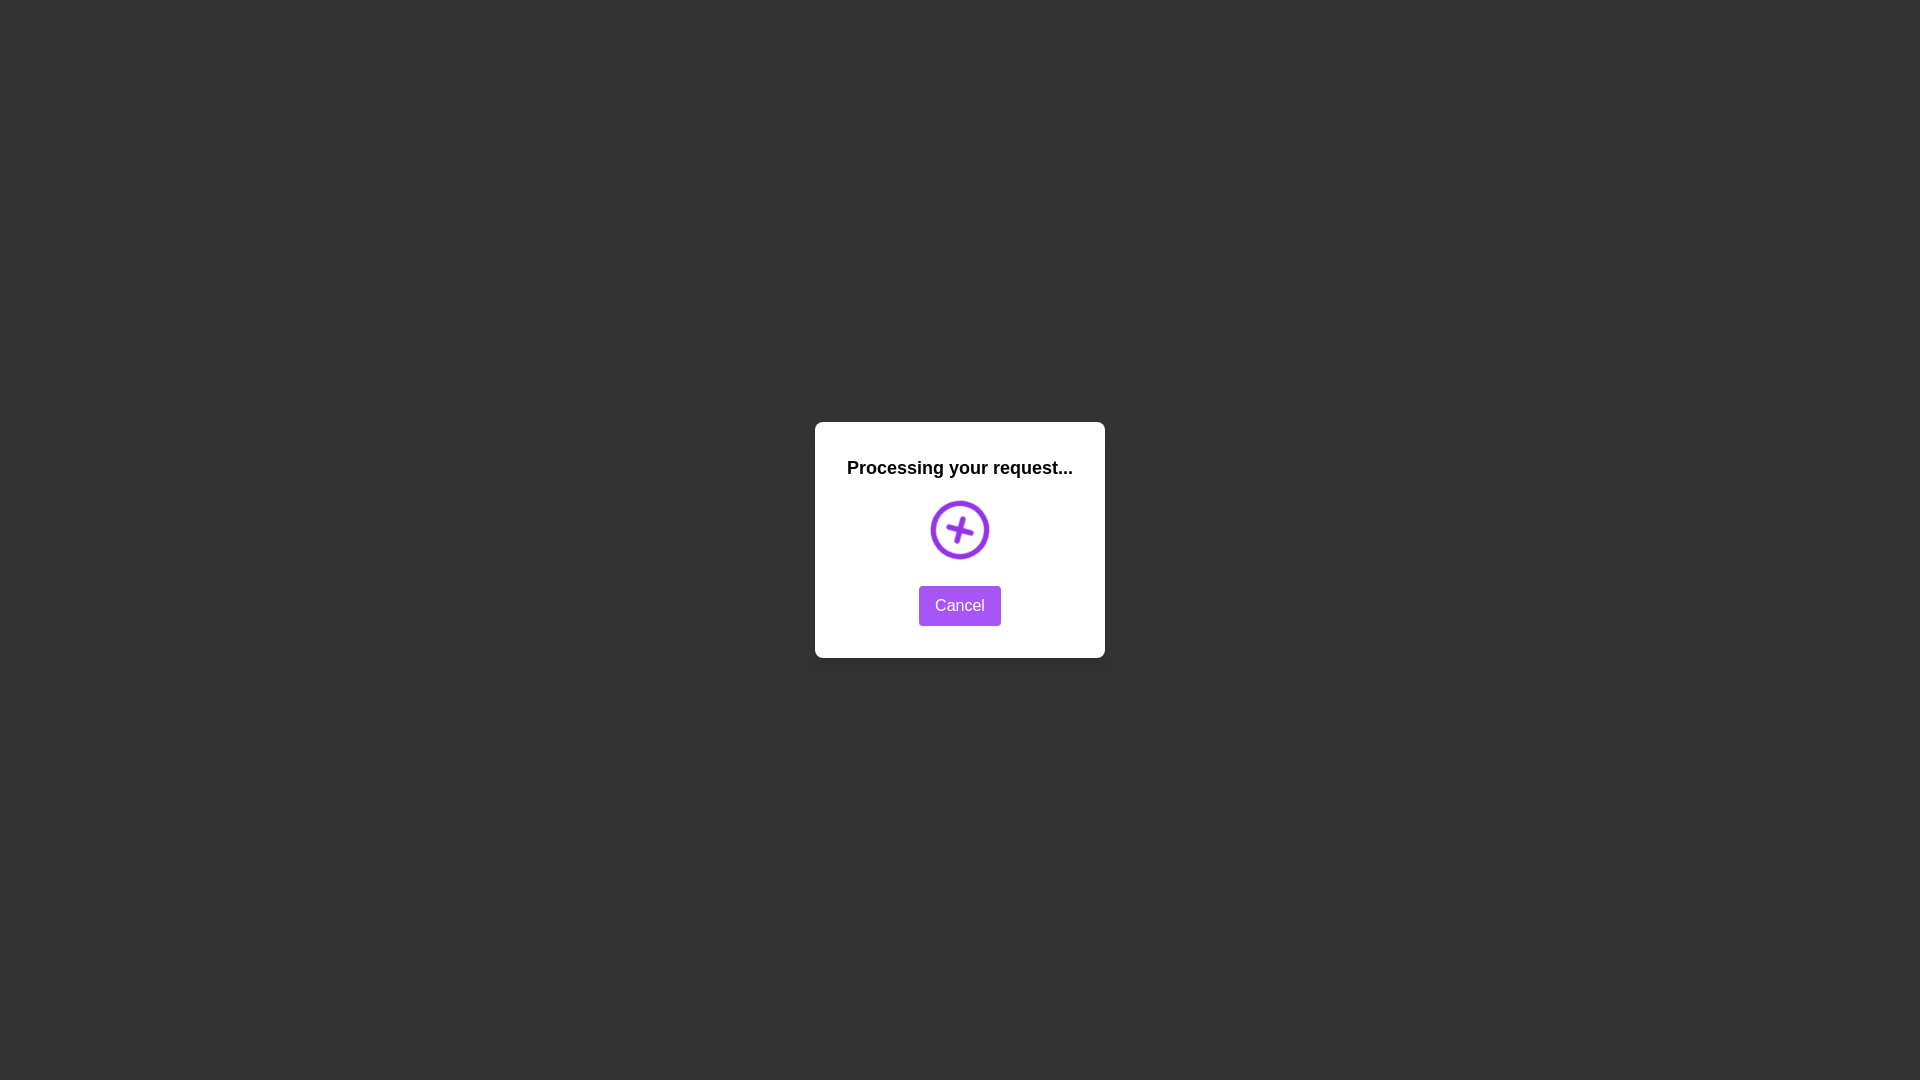  What do you see at coordinates (960, 604) in the screenshot?
I see `the cancel button located at the bottom of the modal dialog` at bounding box center [960, 604].